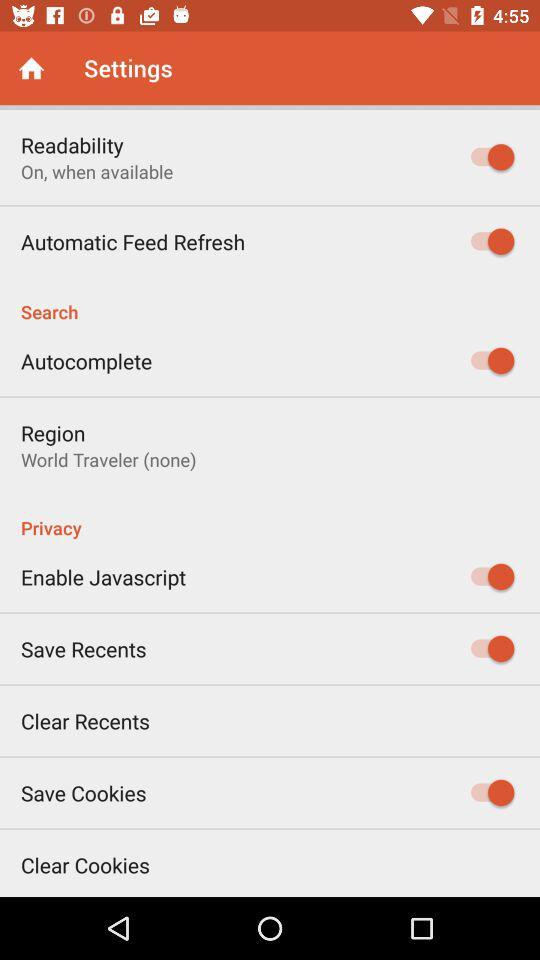 The height and width of the screenshot is (960, 540). What do you see at coordinates (30, 68) in the screenshot?
I see `back to home screen` at bounding box center [30, 68].